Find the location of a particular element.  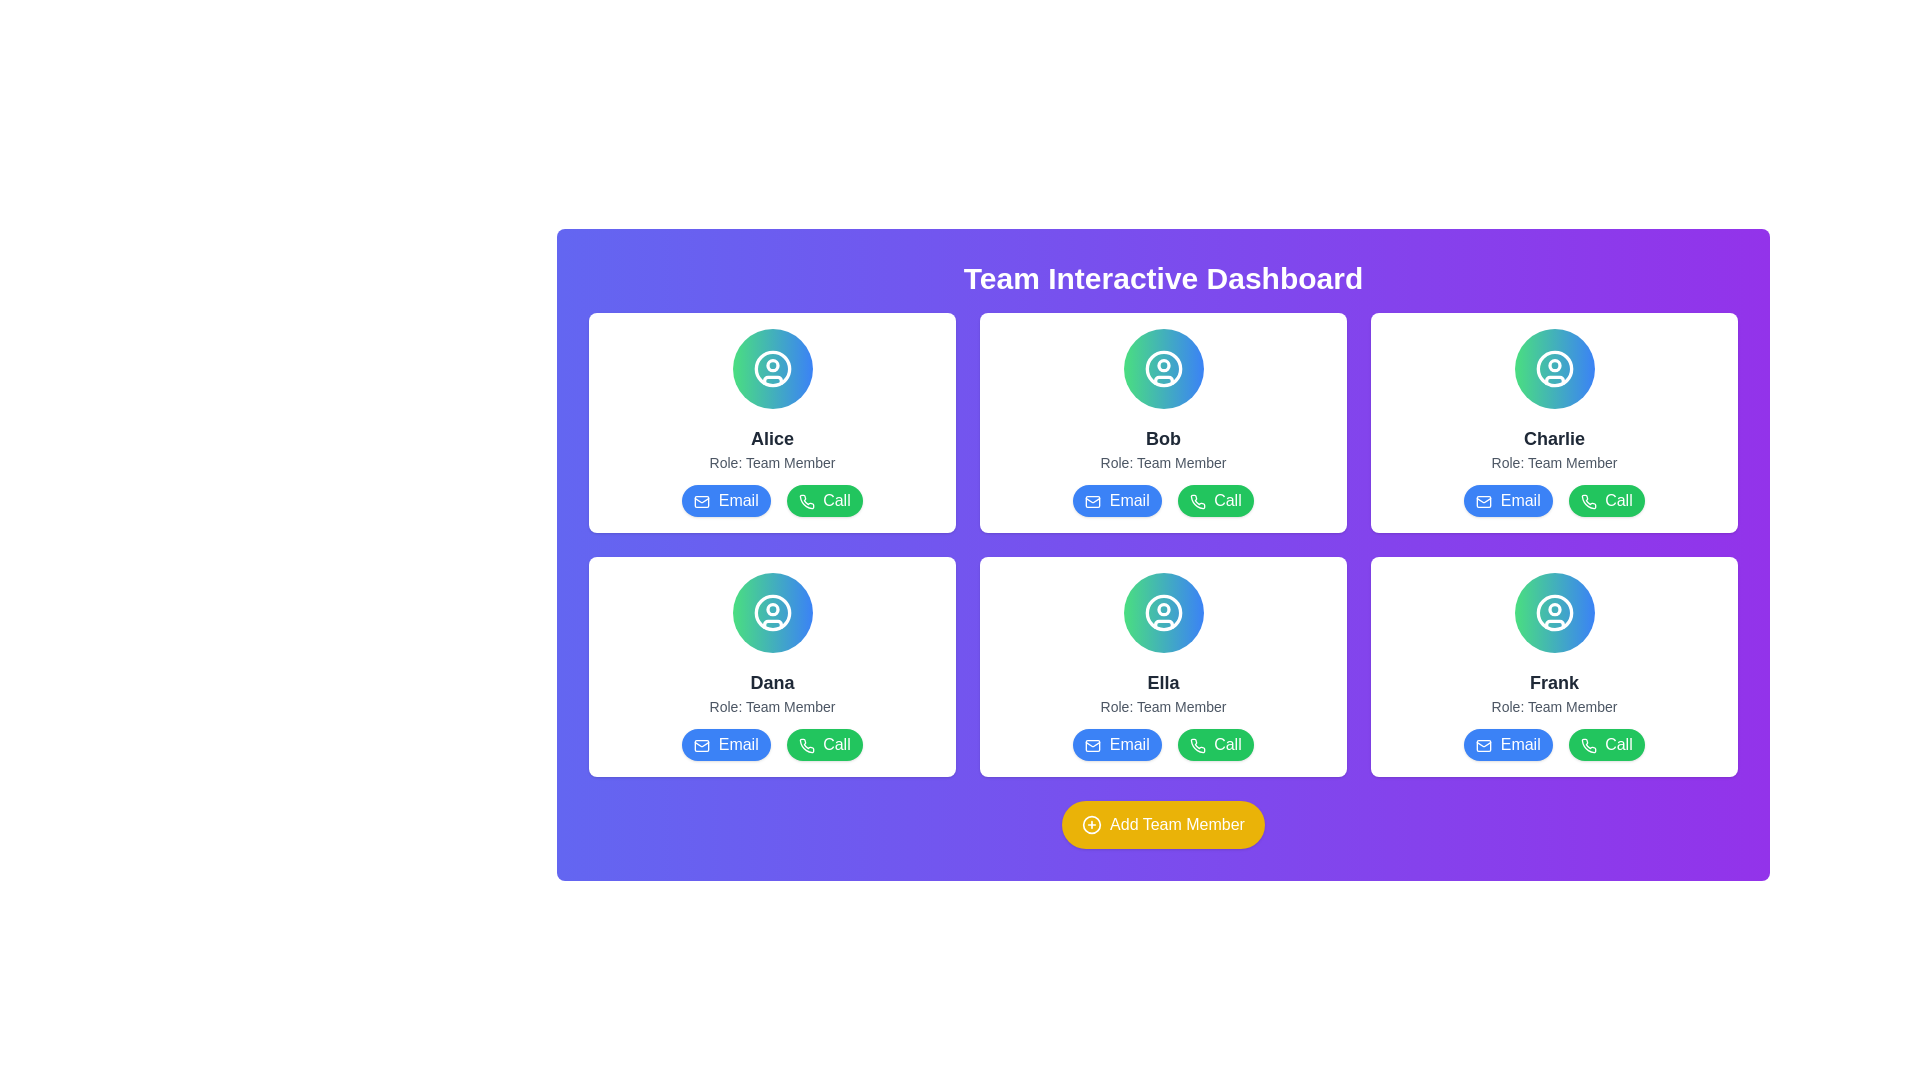

the decorative graphical line within the user icon representing Dana's profile, located in the bottom-left position among six displayed cards is located at coordinates (771, 623).